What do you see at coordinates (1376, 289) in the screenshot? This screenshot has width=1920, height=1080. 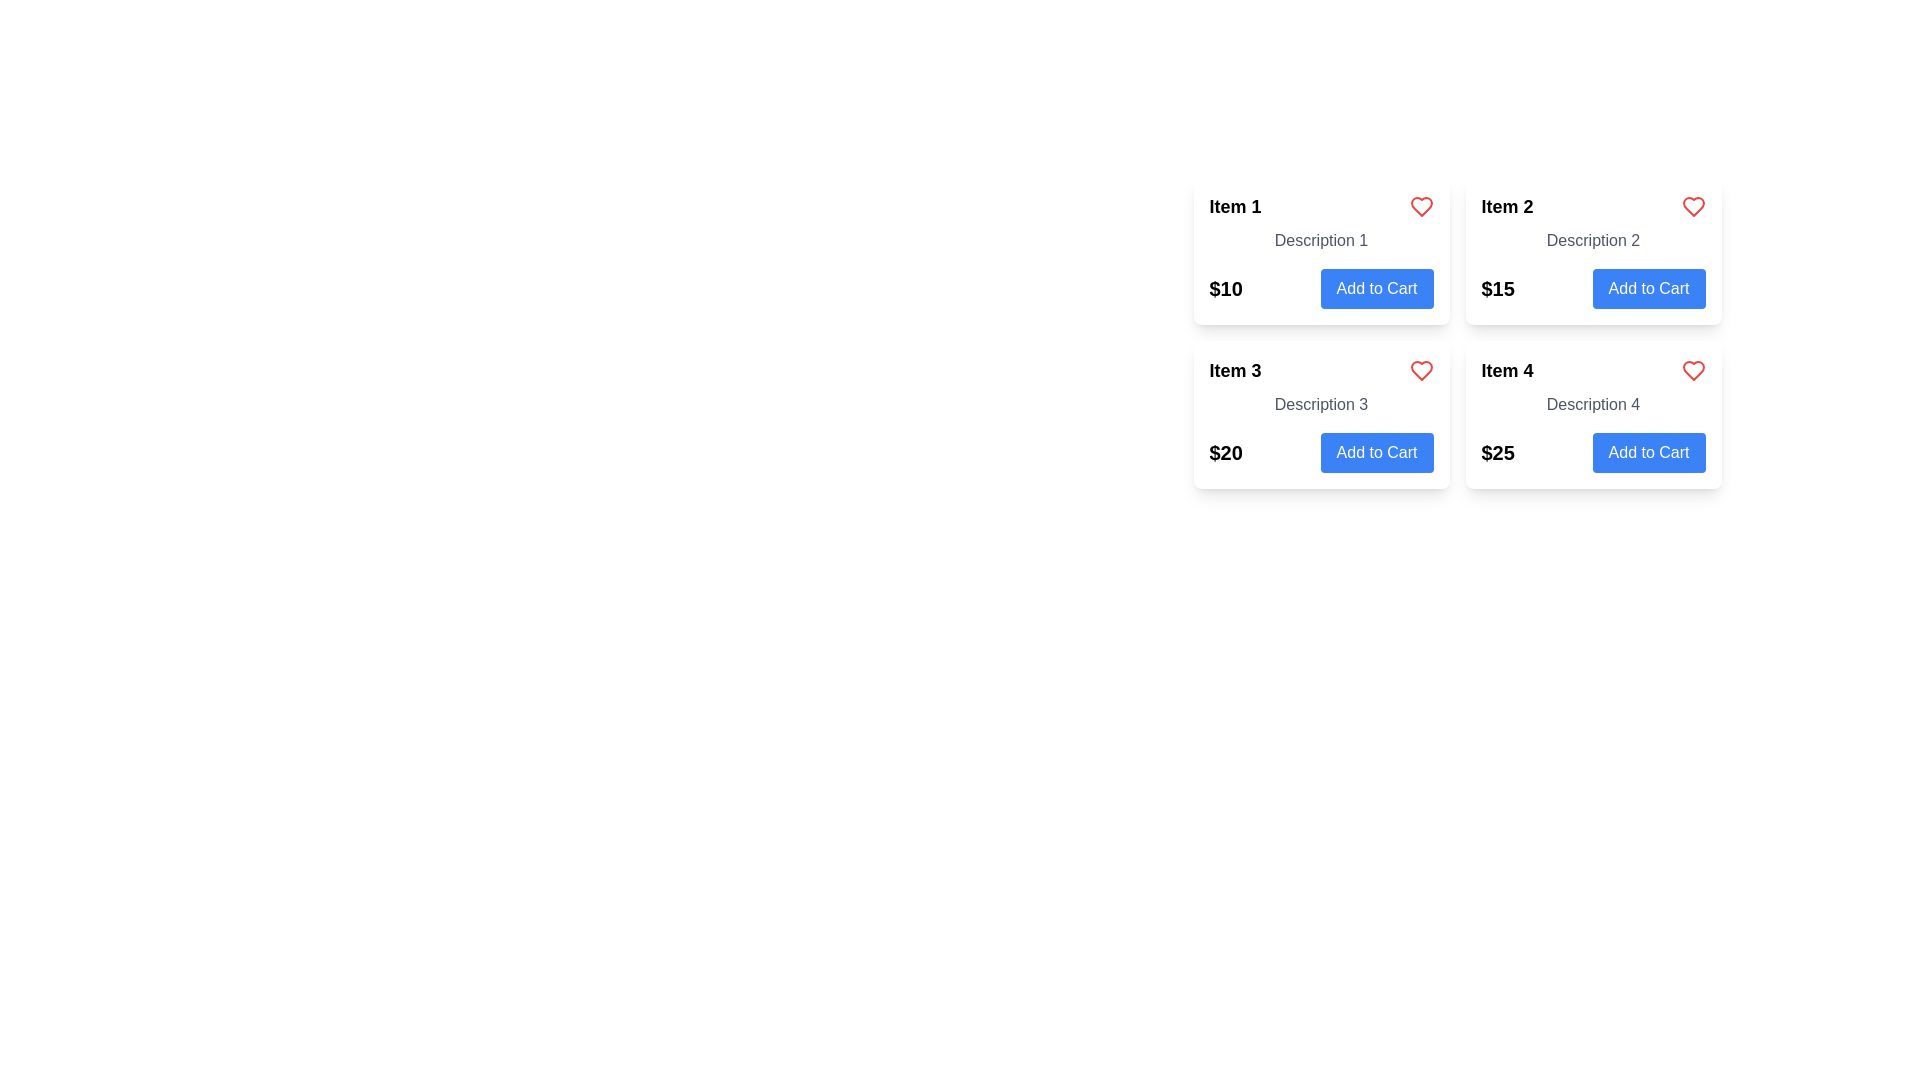 I see `the button located beneath the price of '$10' in the first column of the item grid` at bounding box center [1376, 289].